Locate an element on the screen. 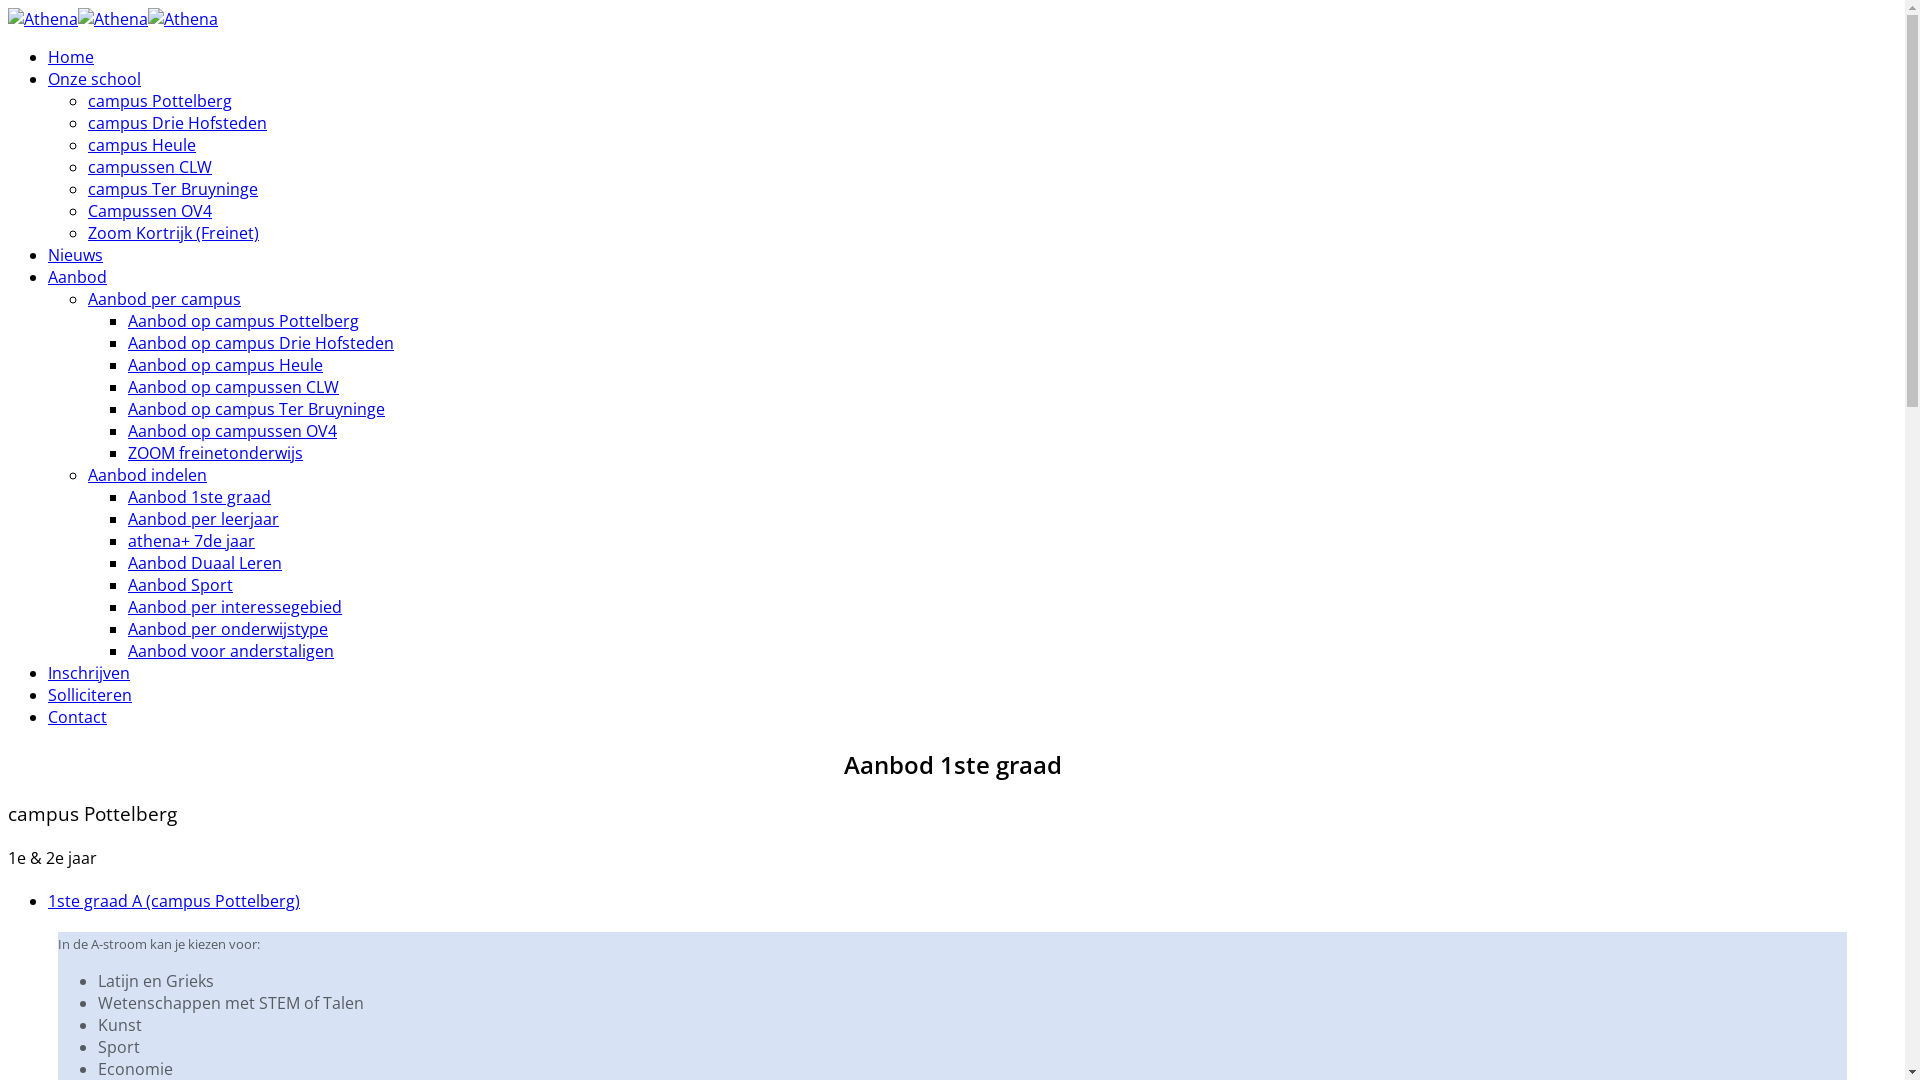 The width and height of the screenshot is (1920, 1080). 'Onze school' is located at coordinates (93, 77).